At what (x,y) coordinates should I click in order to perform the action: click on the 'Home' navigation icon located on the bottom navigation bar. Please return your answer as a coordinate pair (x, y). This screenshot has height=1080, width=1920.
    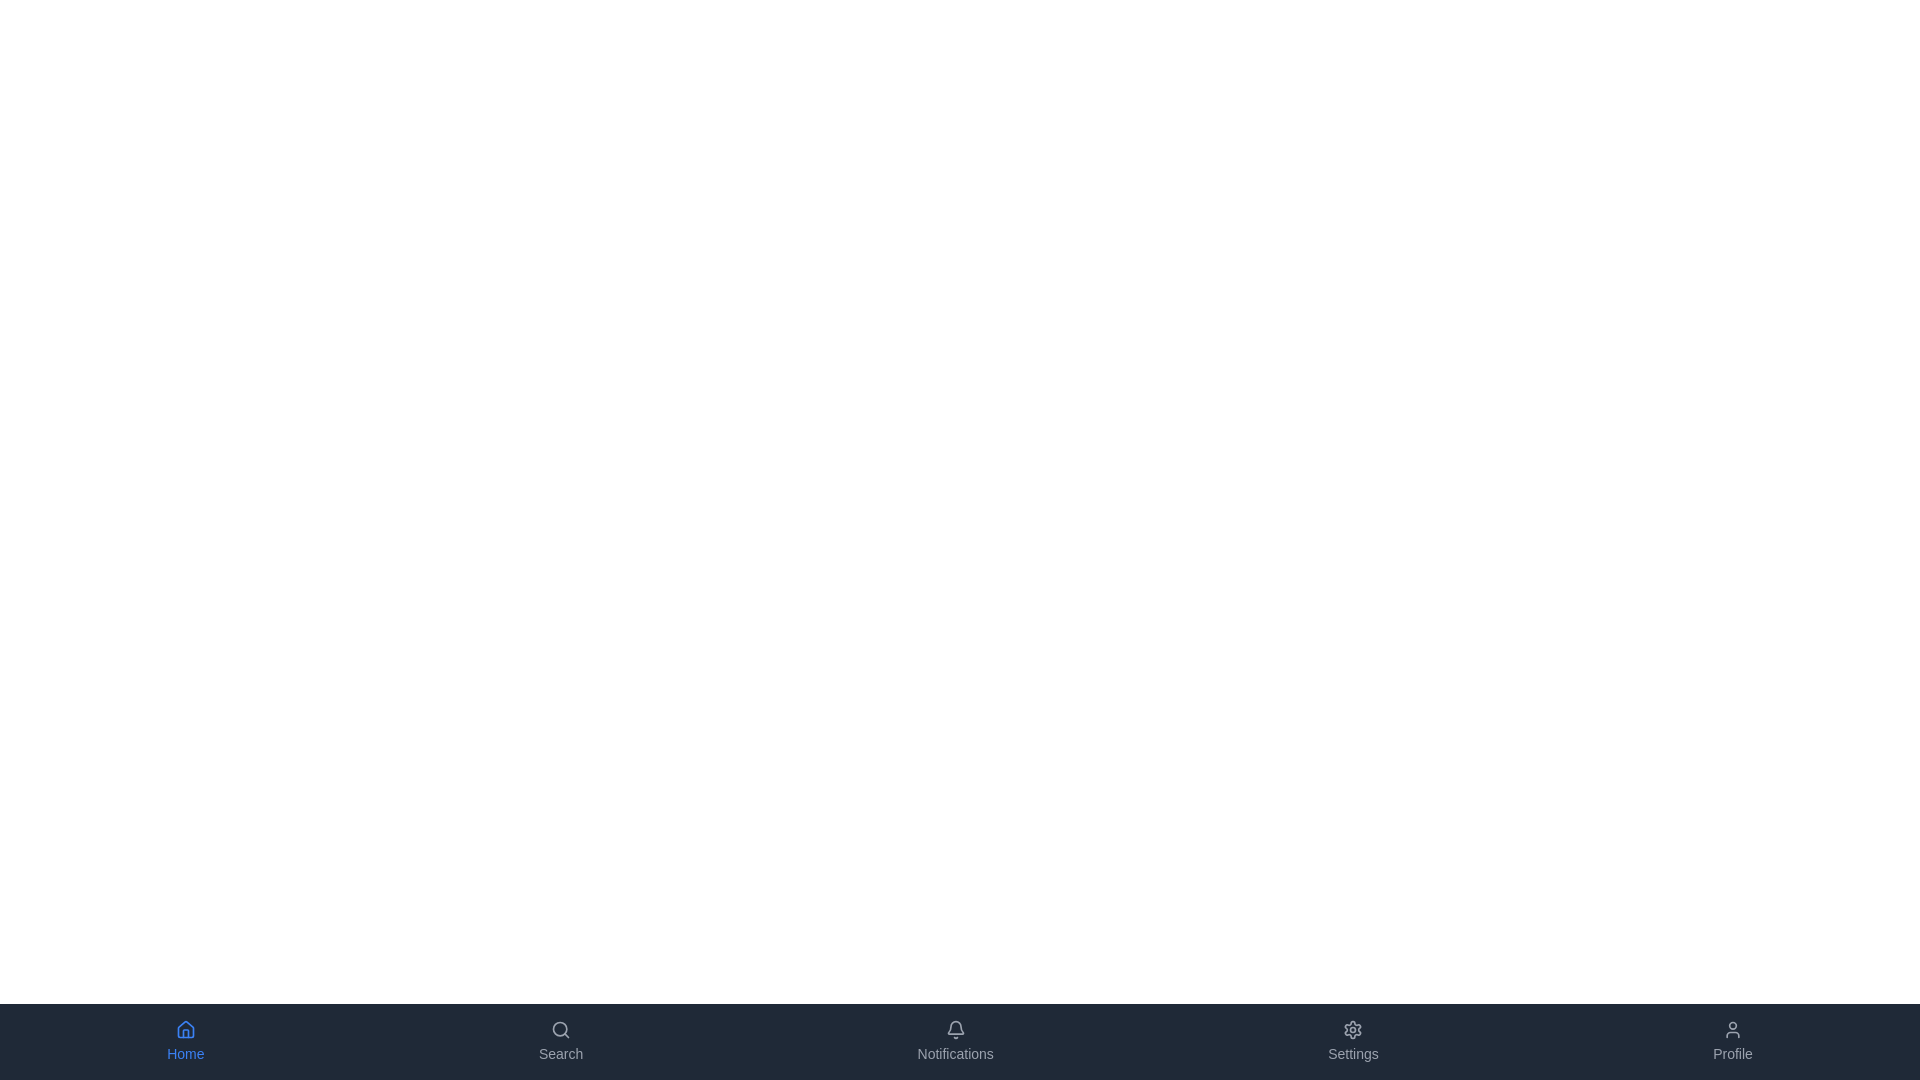
    Looking at the image, I should click on (185, 1029).